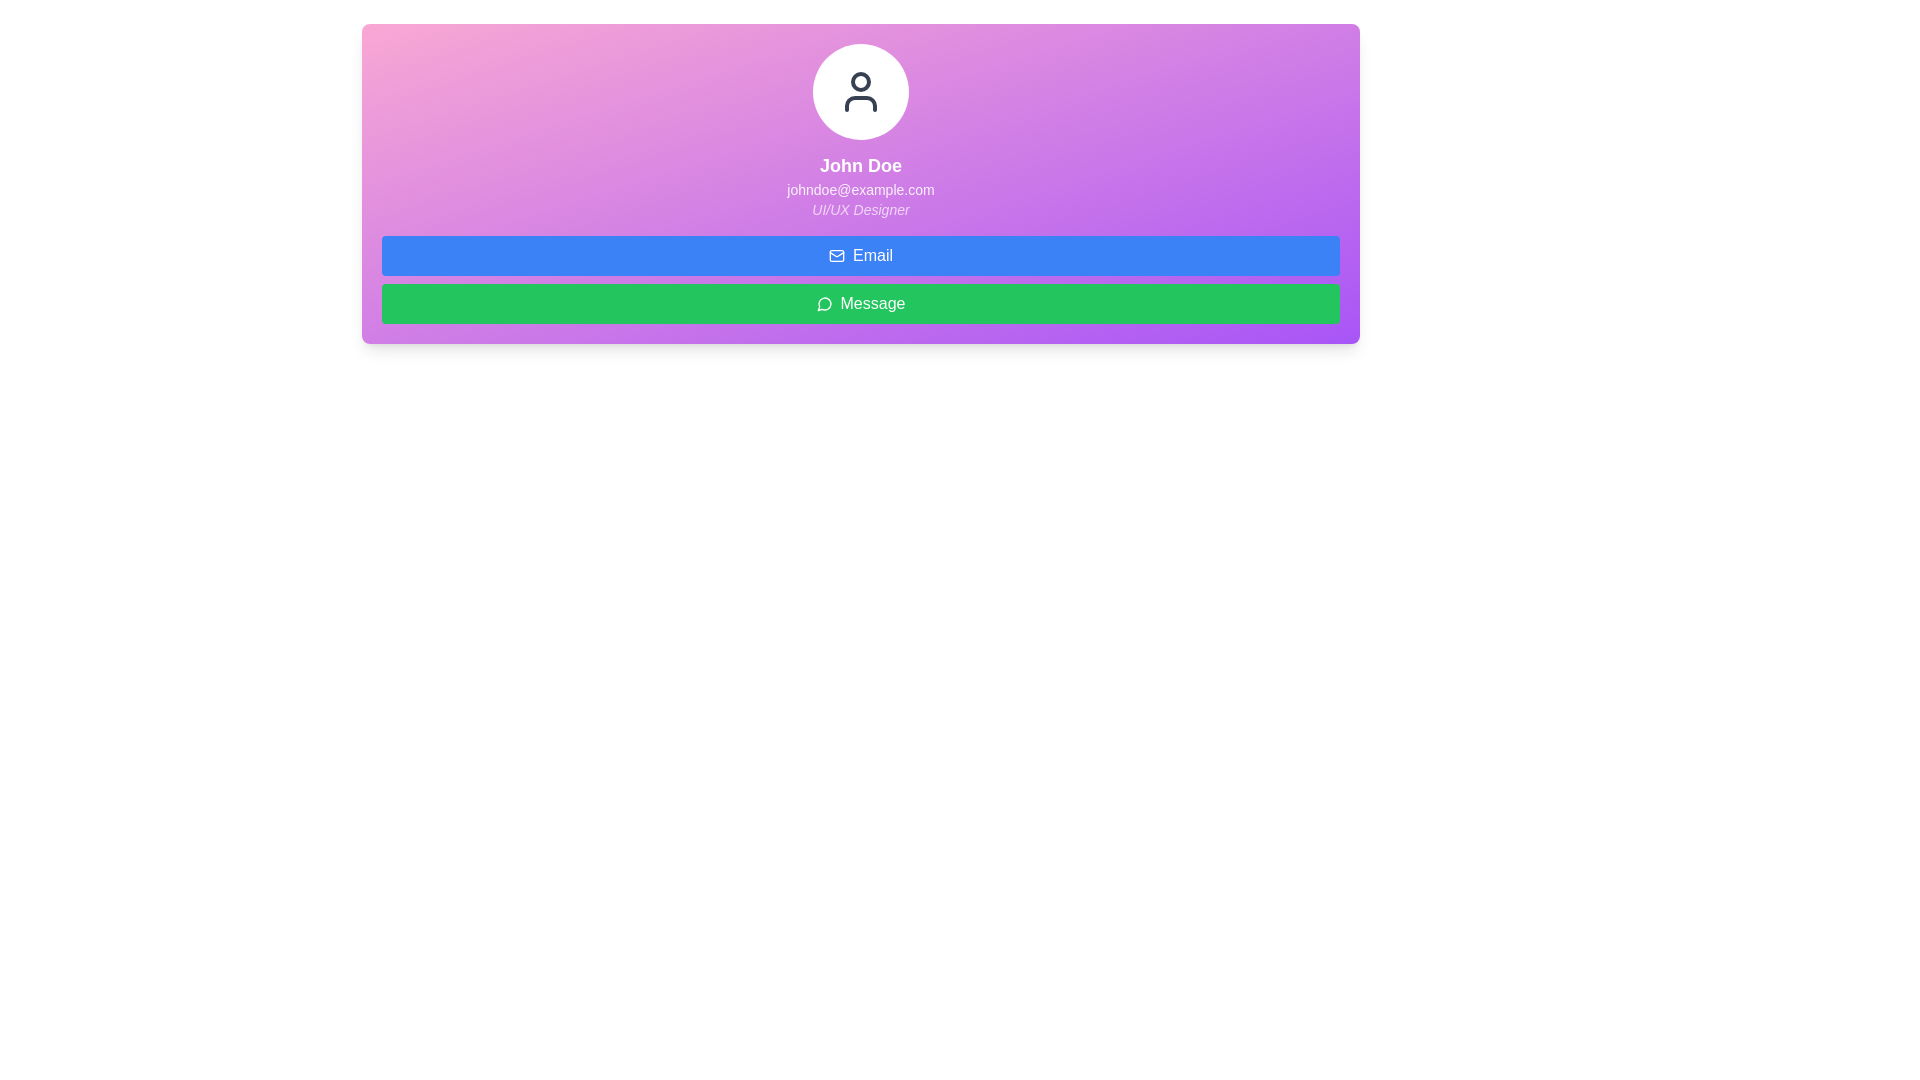 The height and width of the screenshot is (1080, 1920). I want to click on the messaging icon located to the left of the green 'Message' button, which represents messaging functionality, so click(824, 304).